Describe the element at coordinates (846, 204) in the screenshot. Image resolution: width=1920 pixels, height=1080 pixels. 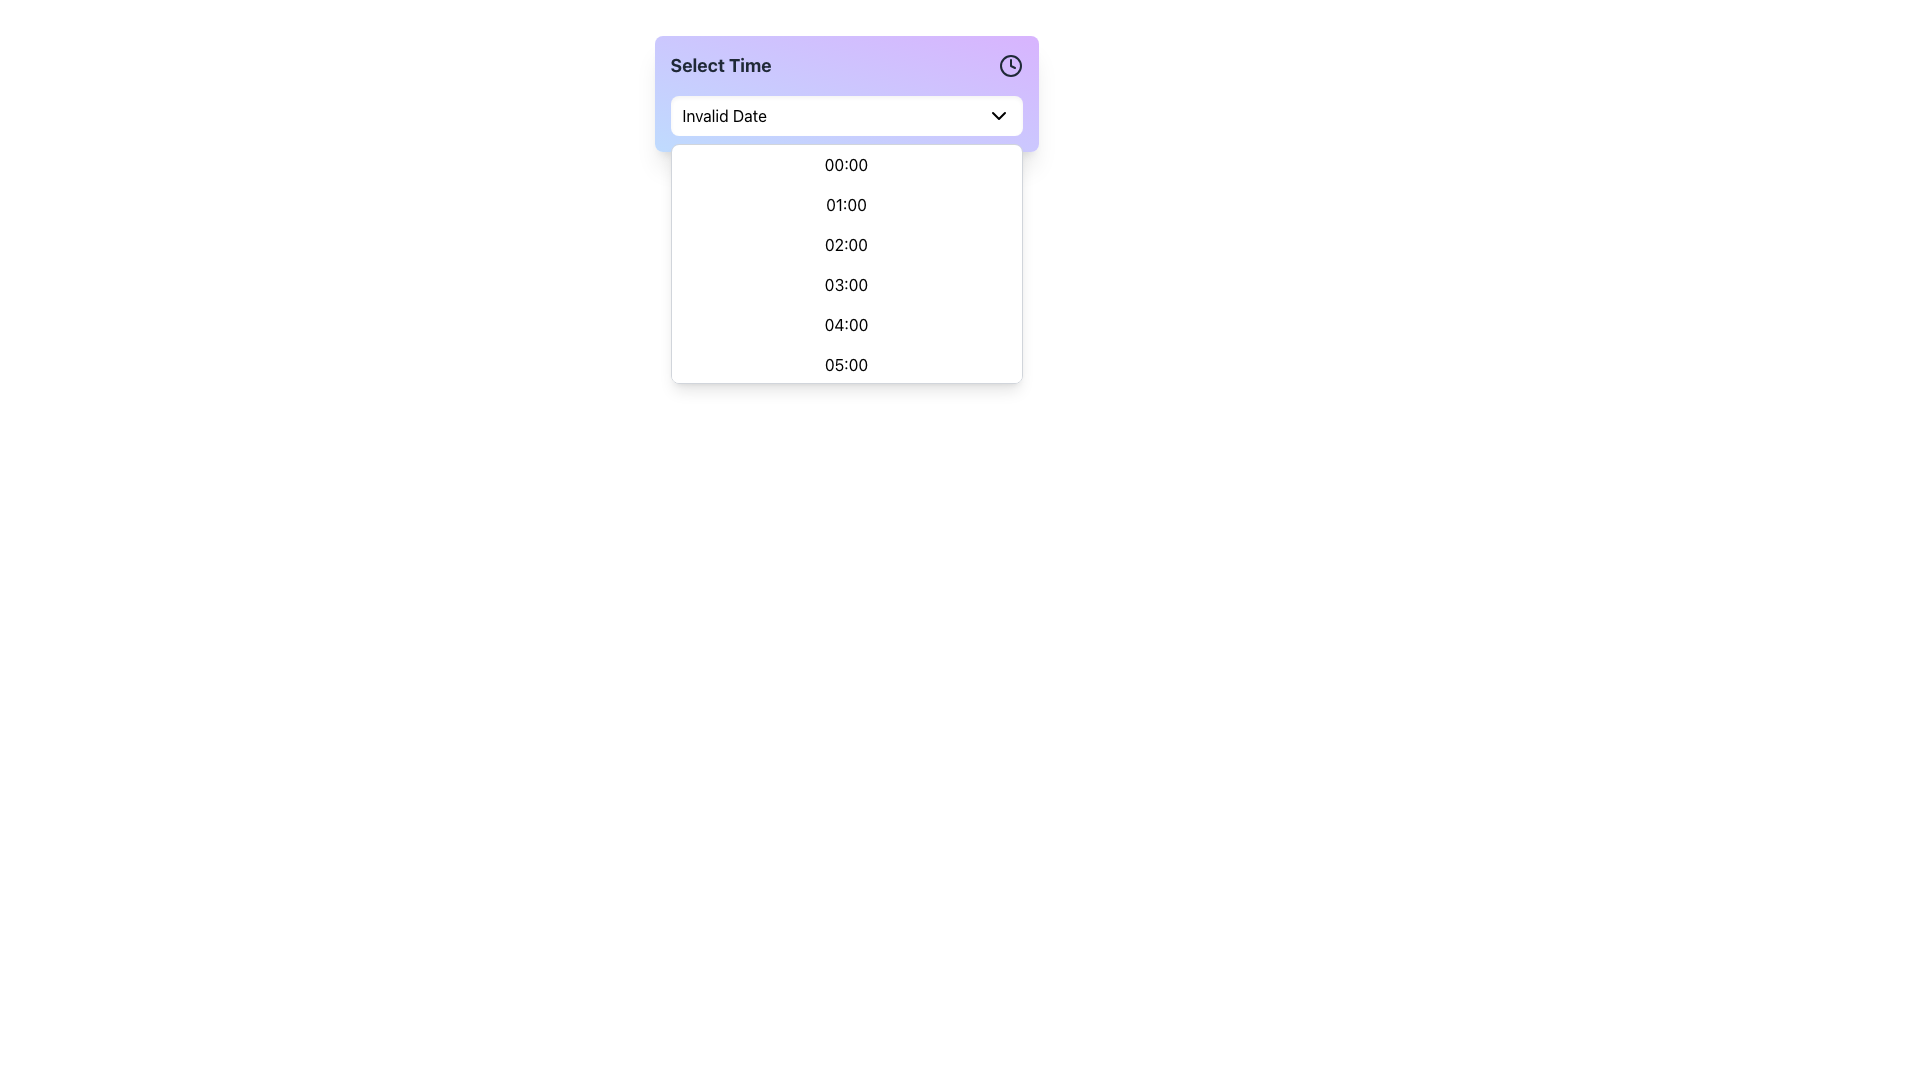
I see `the second item in the dropdown list for time selection` at that location.